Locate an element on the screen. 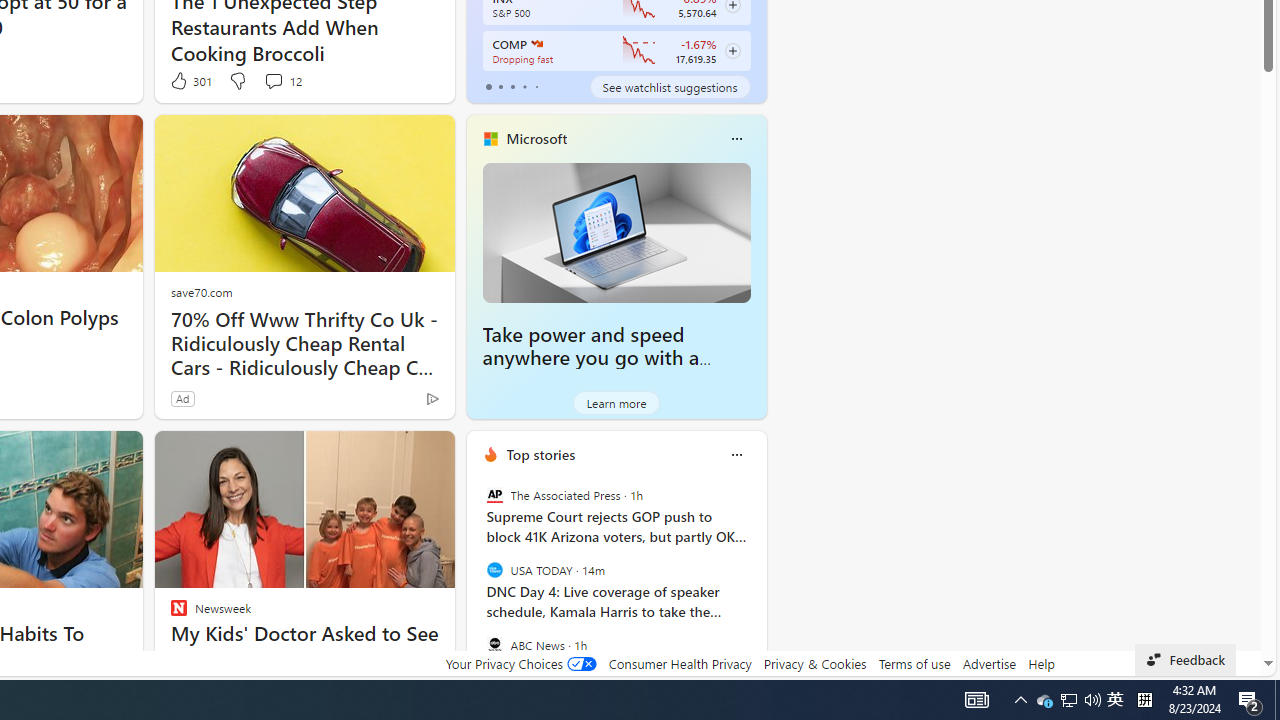 Image resolution: width=1280 pixels, height=720 pixels. 'Your Privacy Choices' is located at coordinates (520, 663).